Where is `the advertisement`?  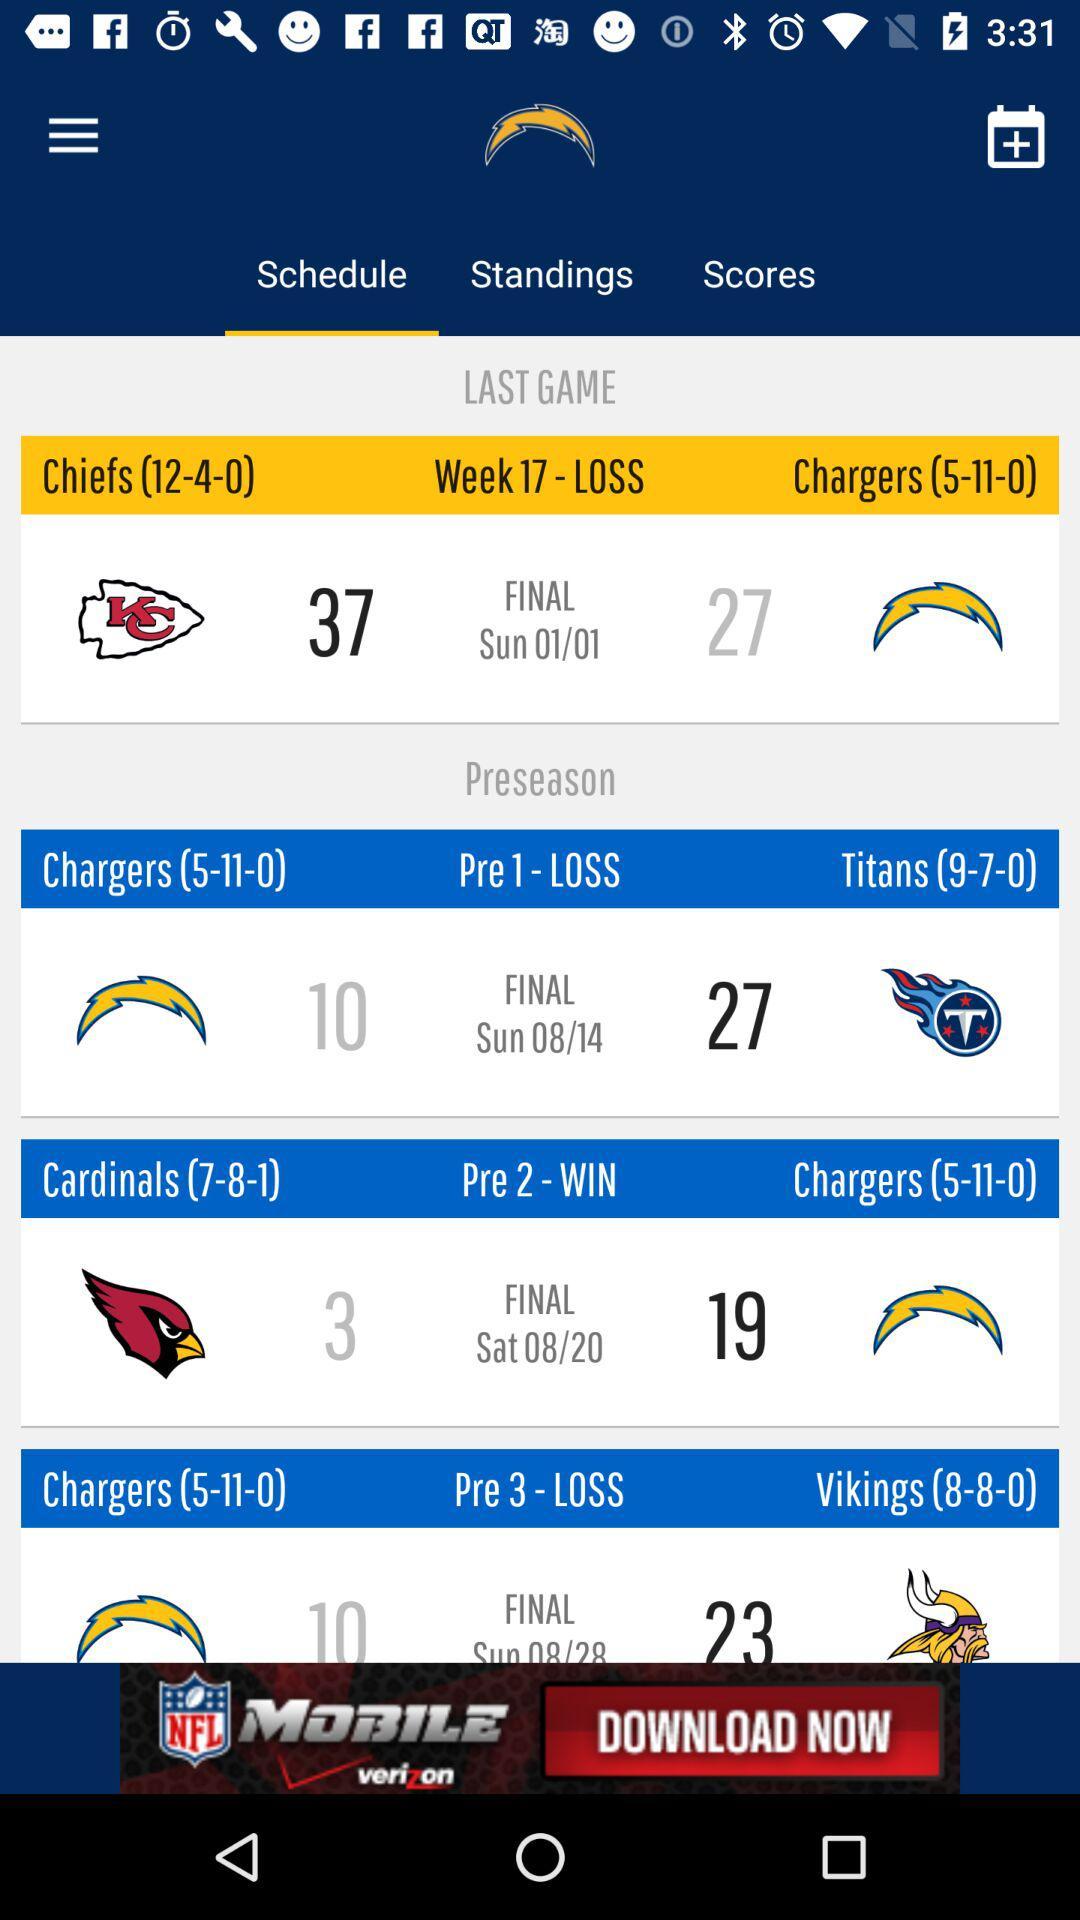
the advertisement is located at coordinates (540, 1727).